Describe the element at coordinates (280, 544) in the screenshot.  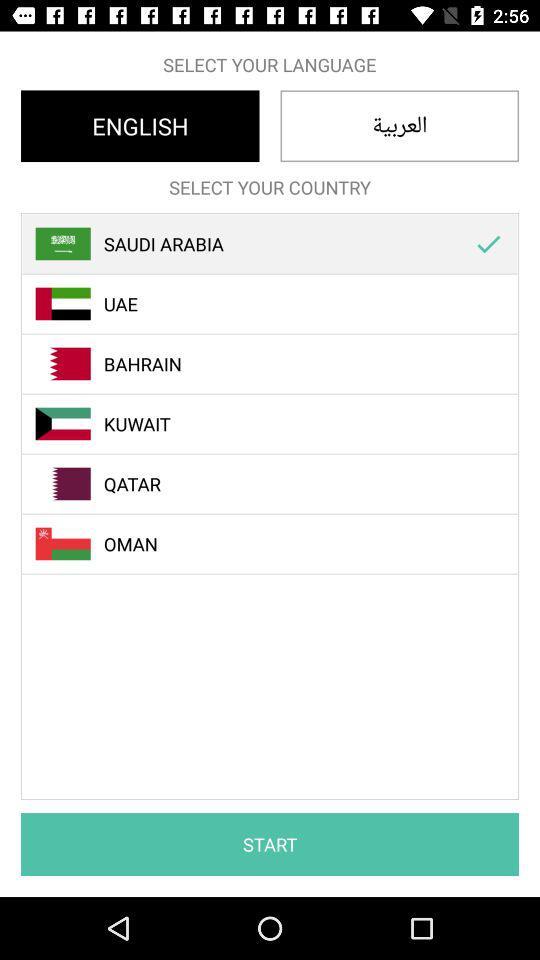
I see `oman` at that location.